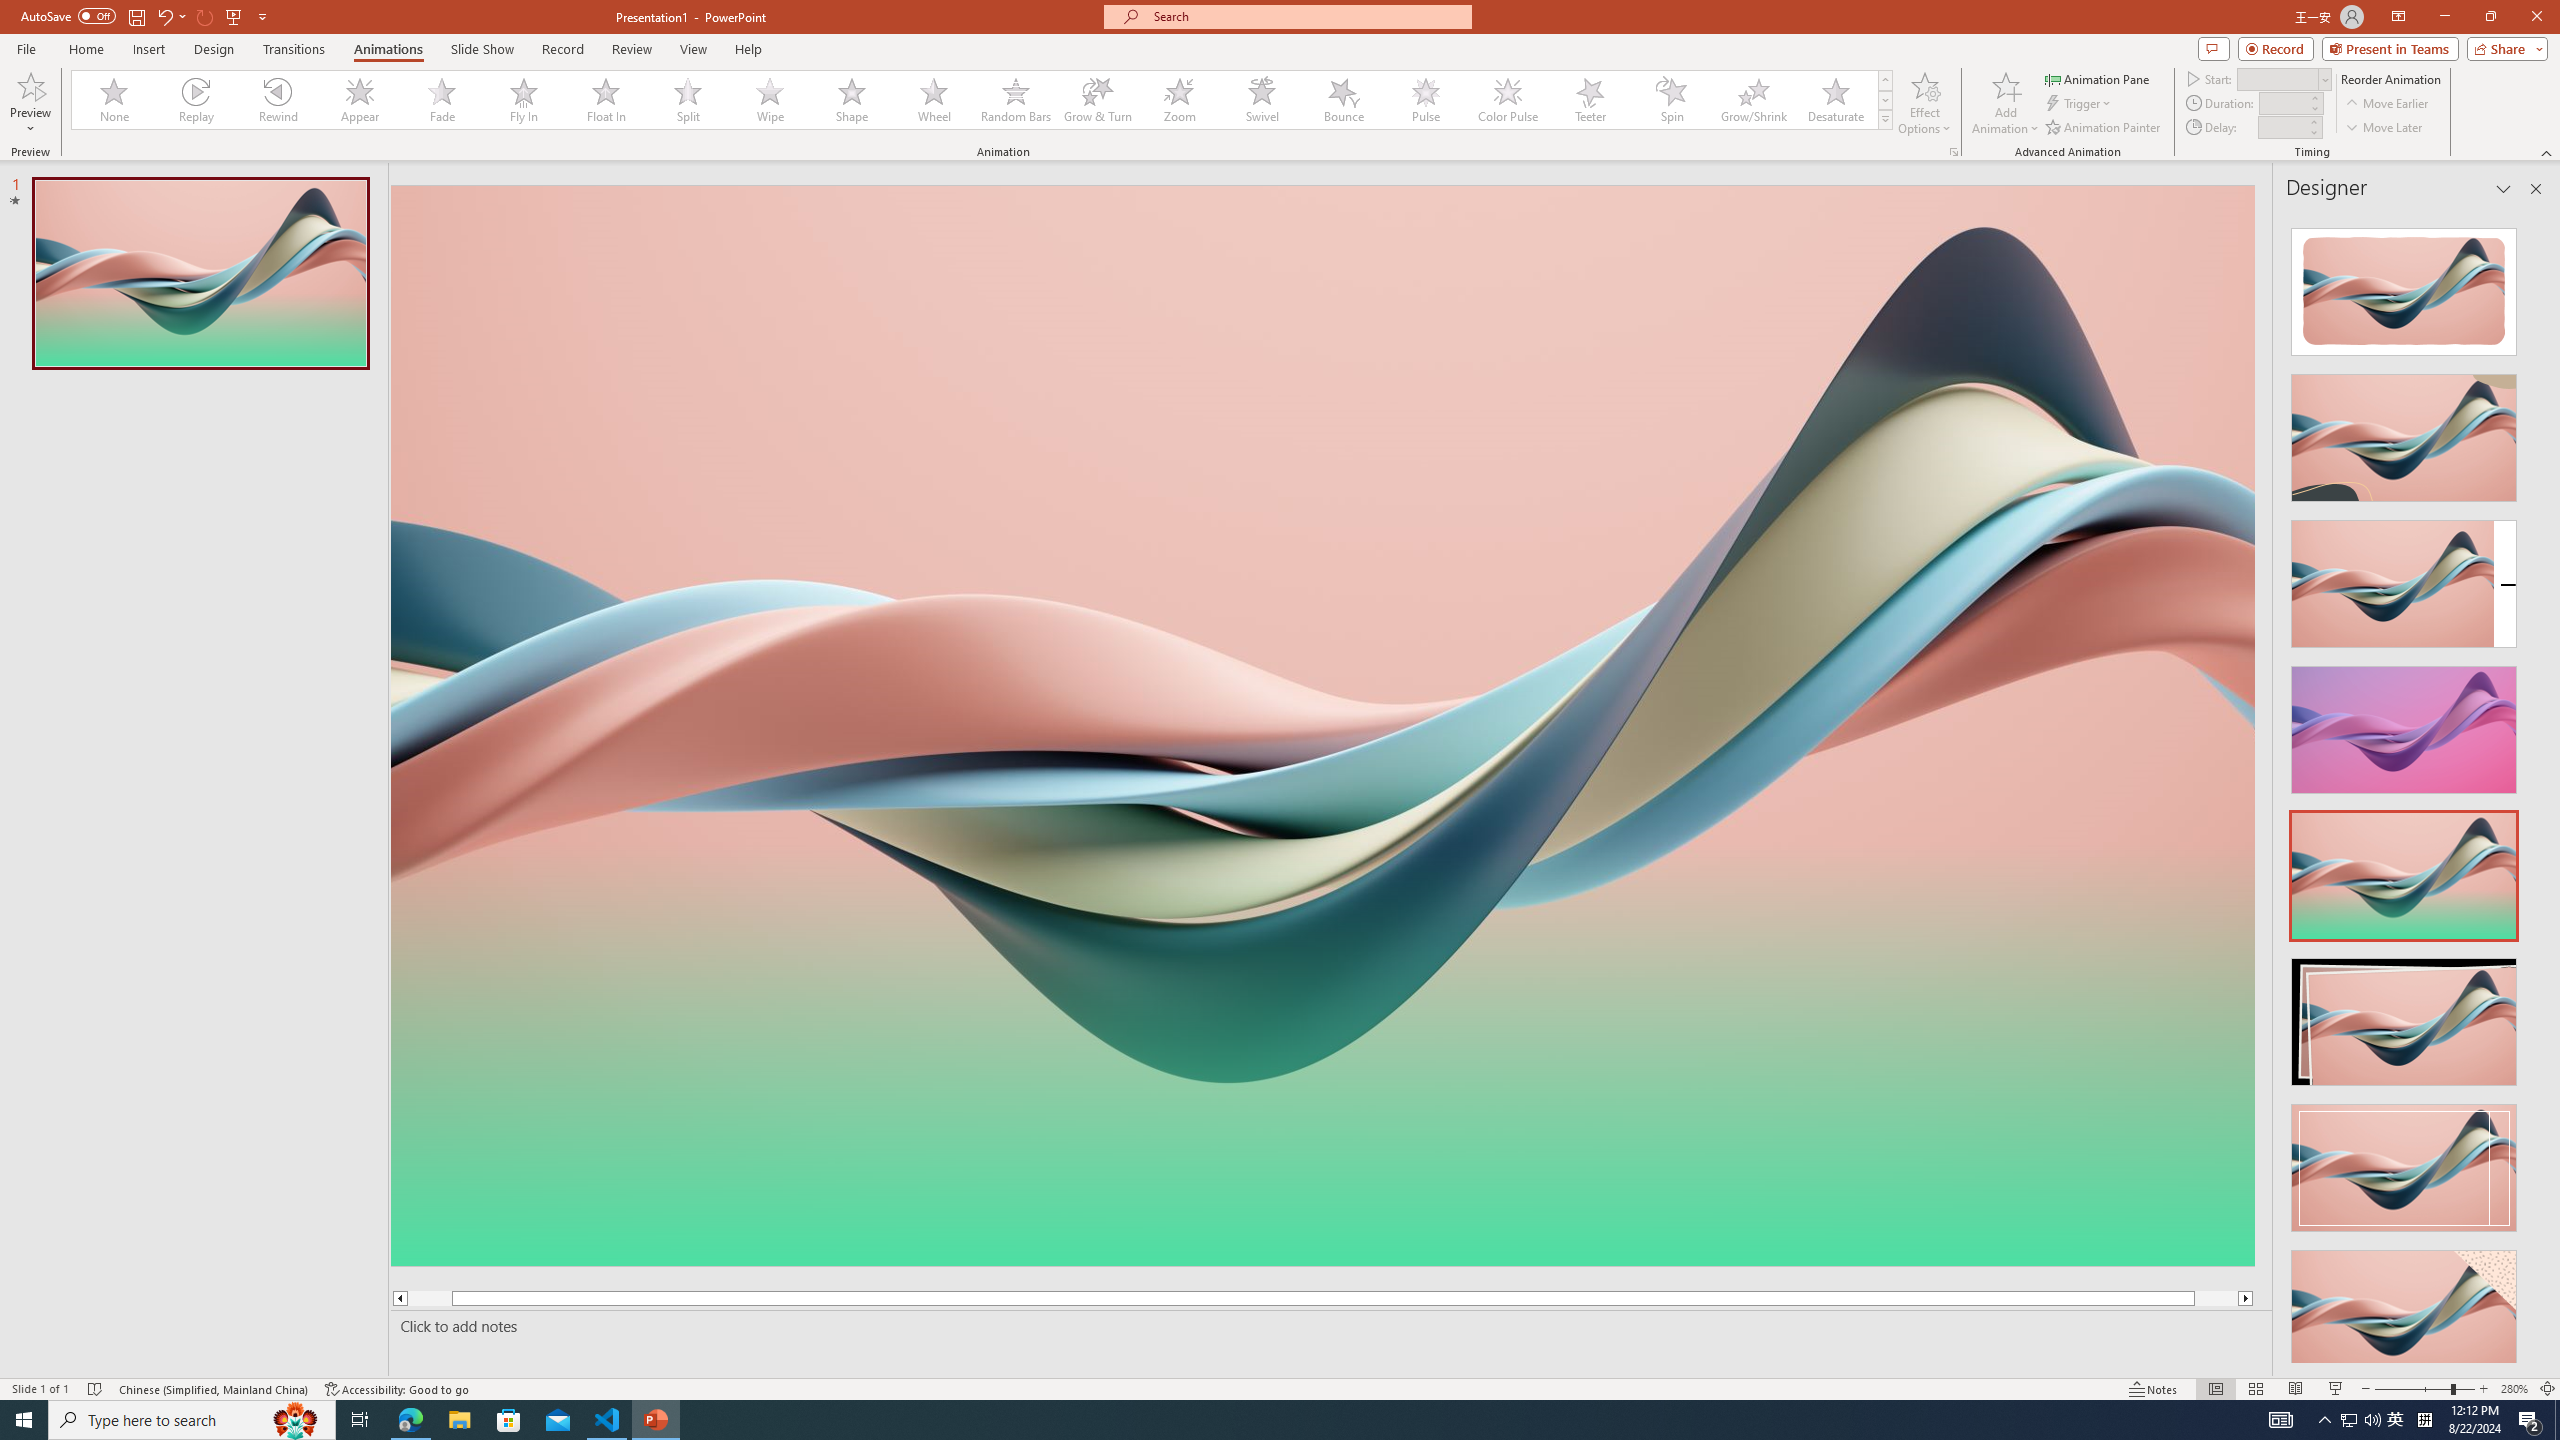 The image size is (2560, 1440). I want to click on 'Random Bars', so click(1015, 99).